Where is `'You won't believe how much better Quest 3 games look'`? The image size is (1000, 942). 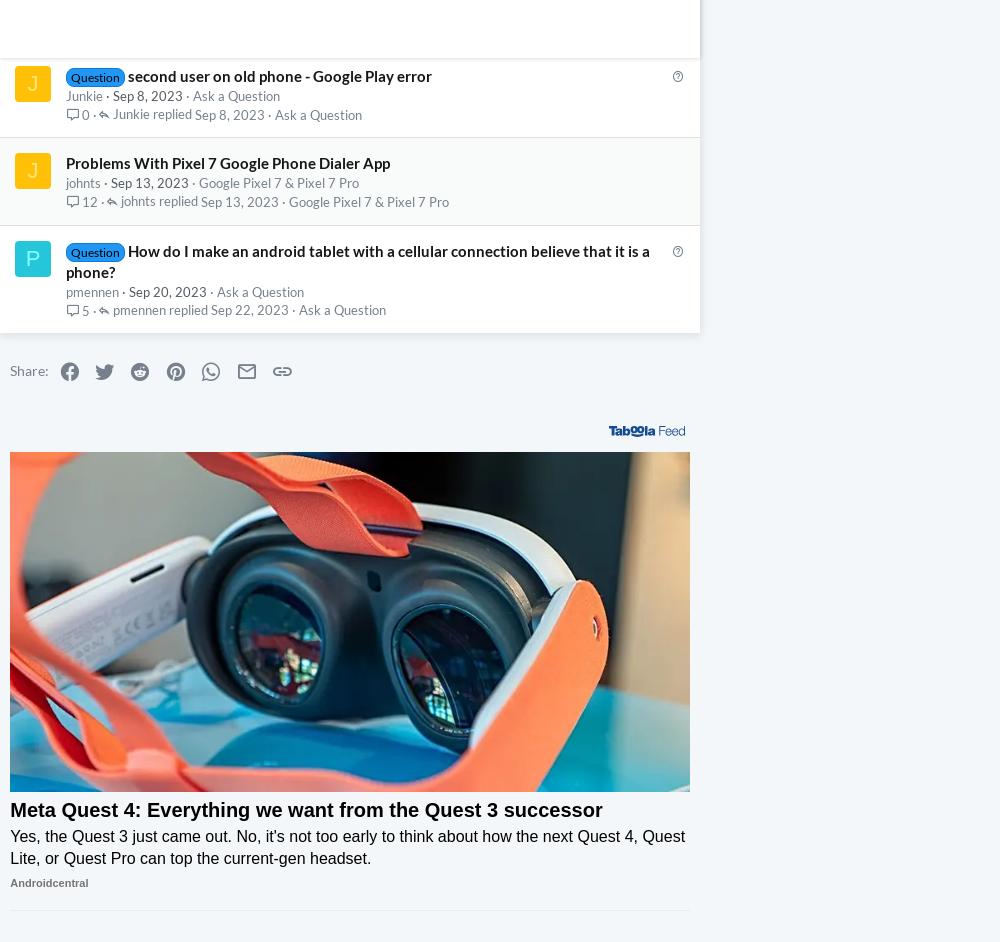
'You won't believe how much better Quest 3 games look' is located at coordinates (219, 804).